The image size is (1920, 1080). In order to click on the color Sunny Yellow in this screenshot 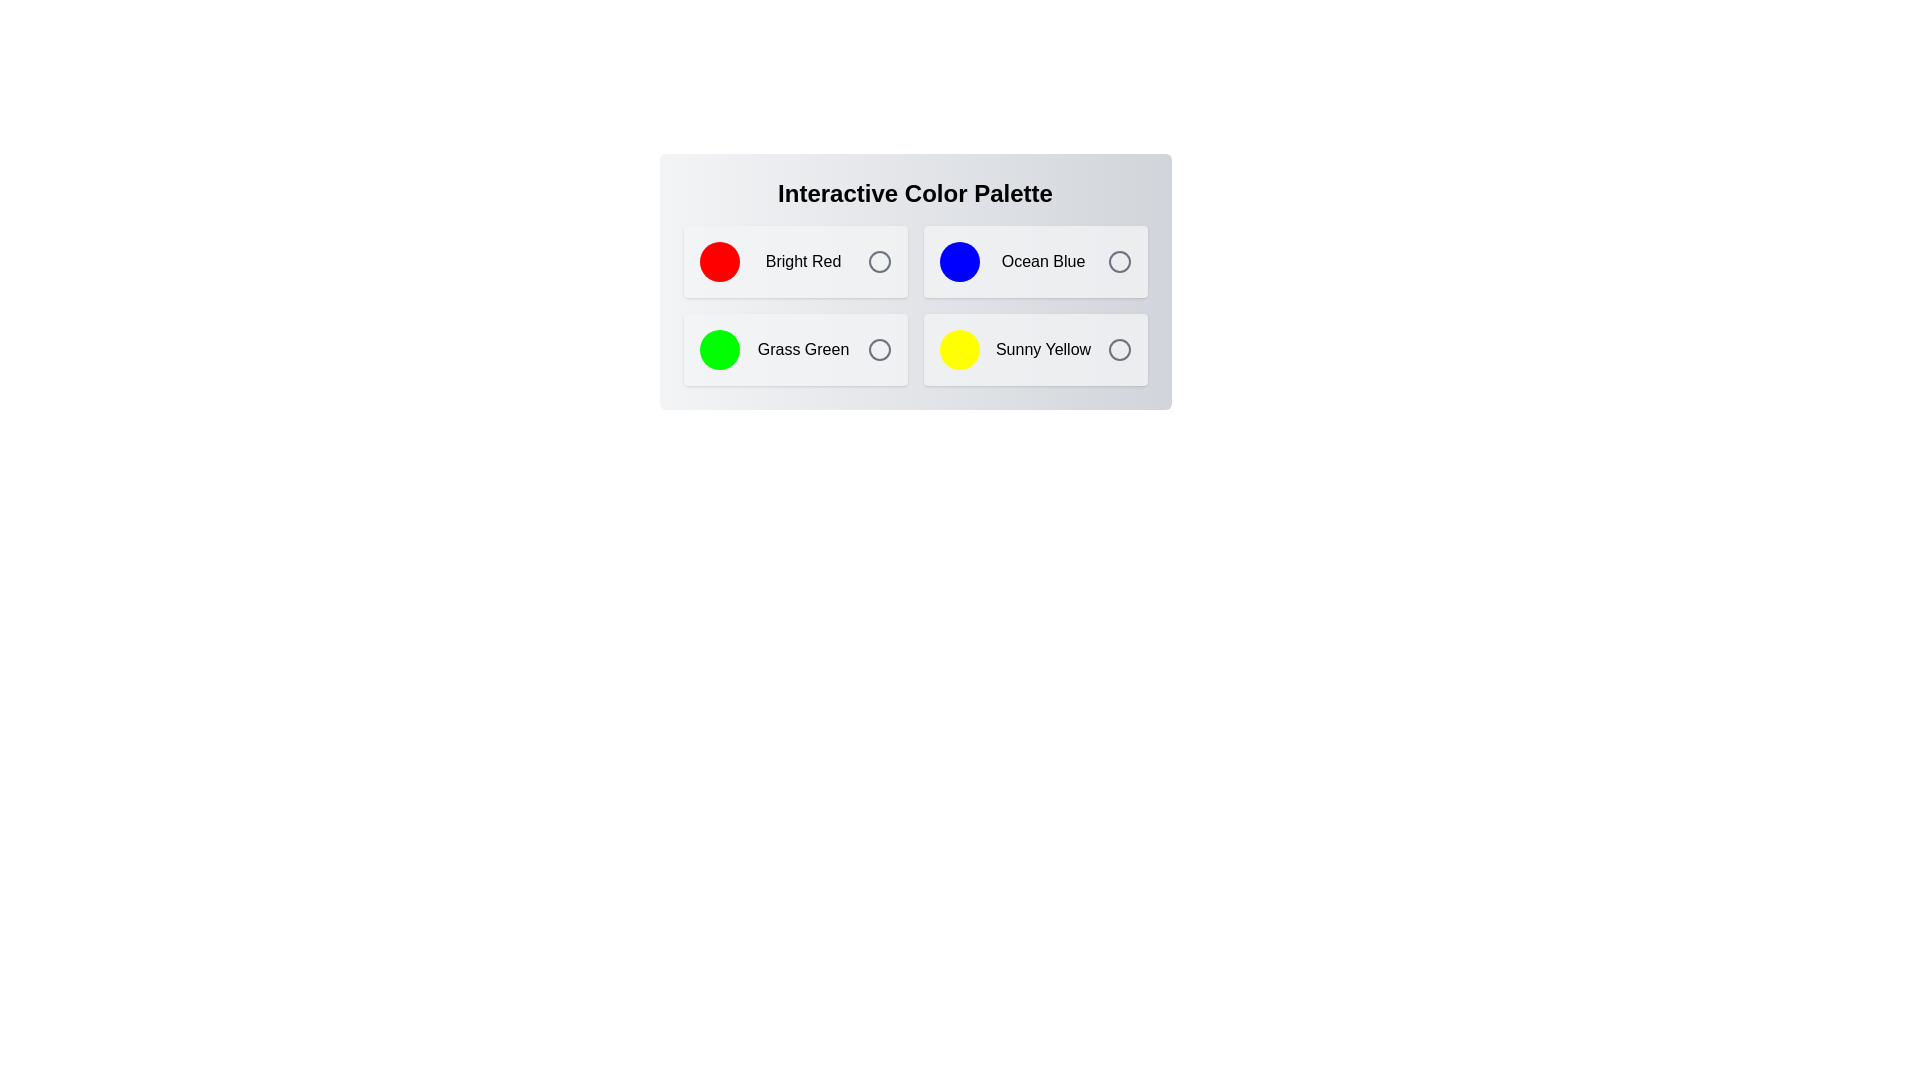, I will do `click(1035, 349)`.